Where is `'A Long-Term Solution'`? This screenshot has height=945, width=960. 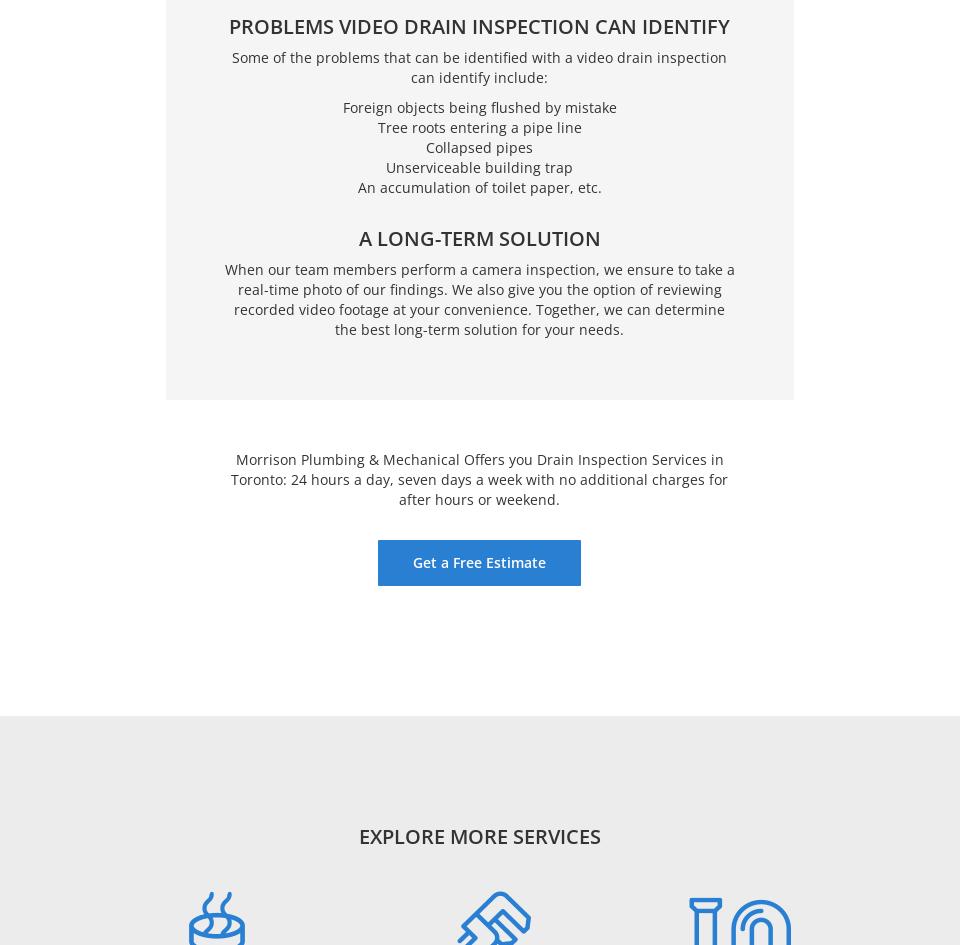 'A Long-Term Solution' is located at coordinates (357, 236).